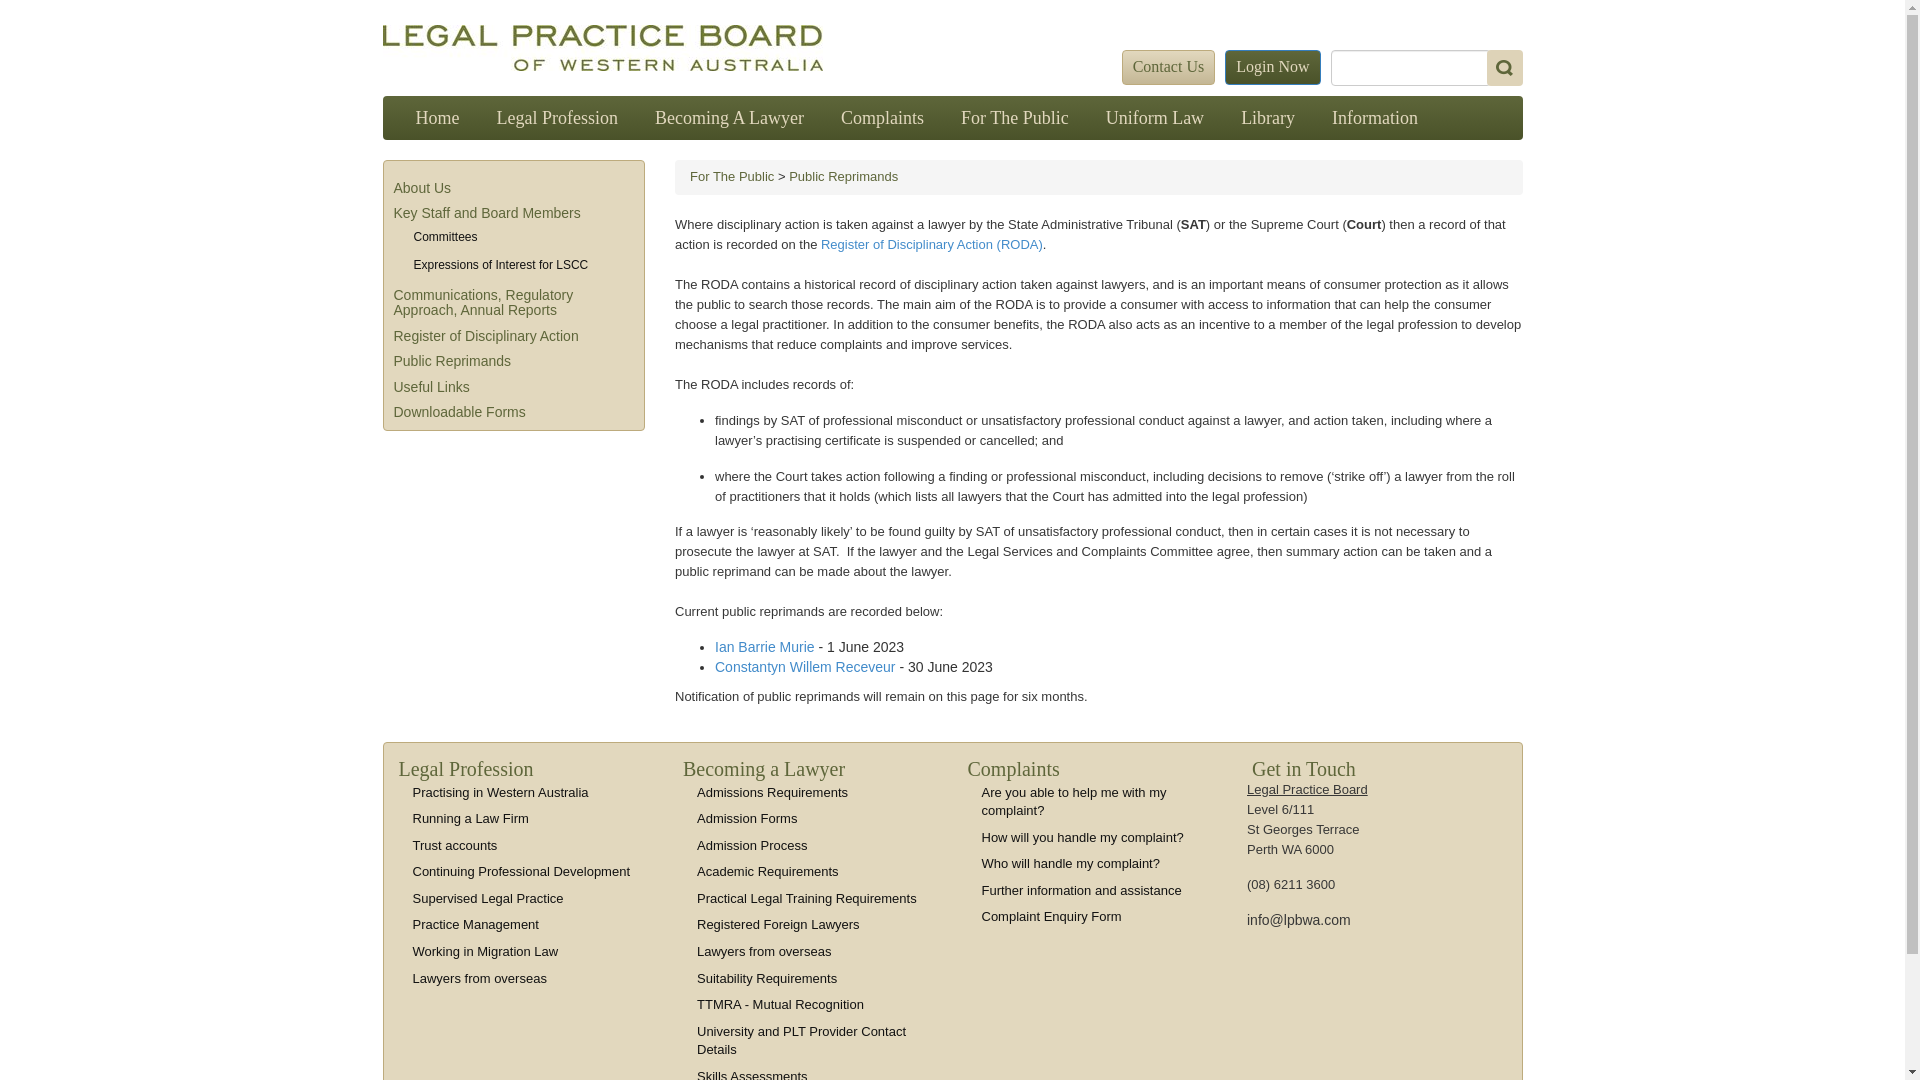 Image resolution: width=1920 pixels, height=1080 pixels. Describe the element at coordinates (459, 411) in the screenshot. I see `'Downloadable Forms'` at that location.